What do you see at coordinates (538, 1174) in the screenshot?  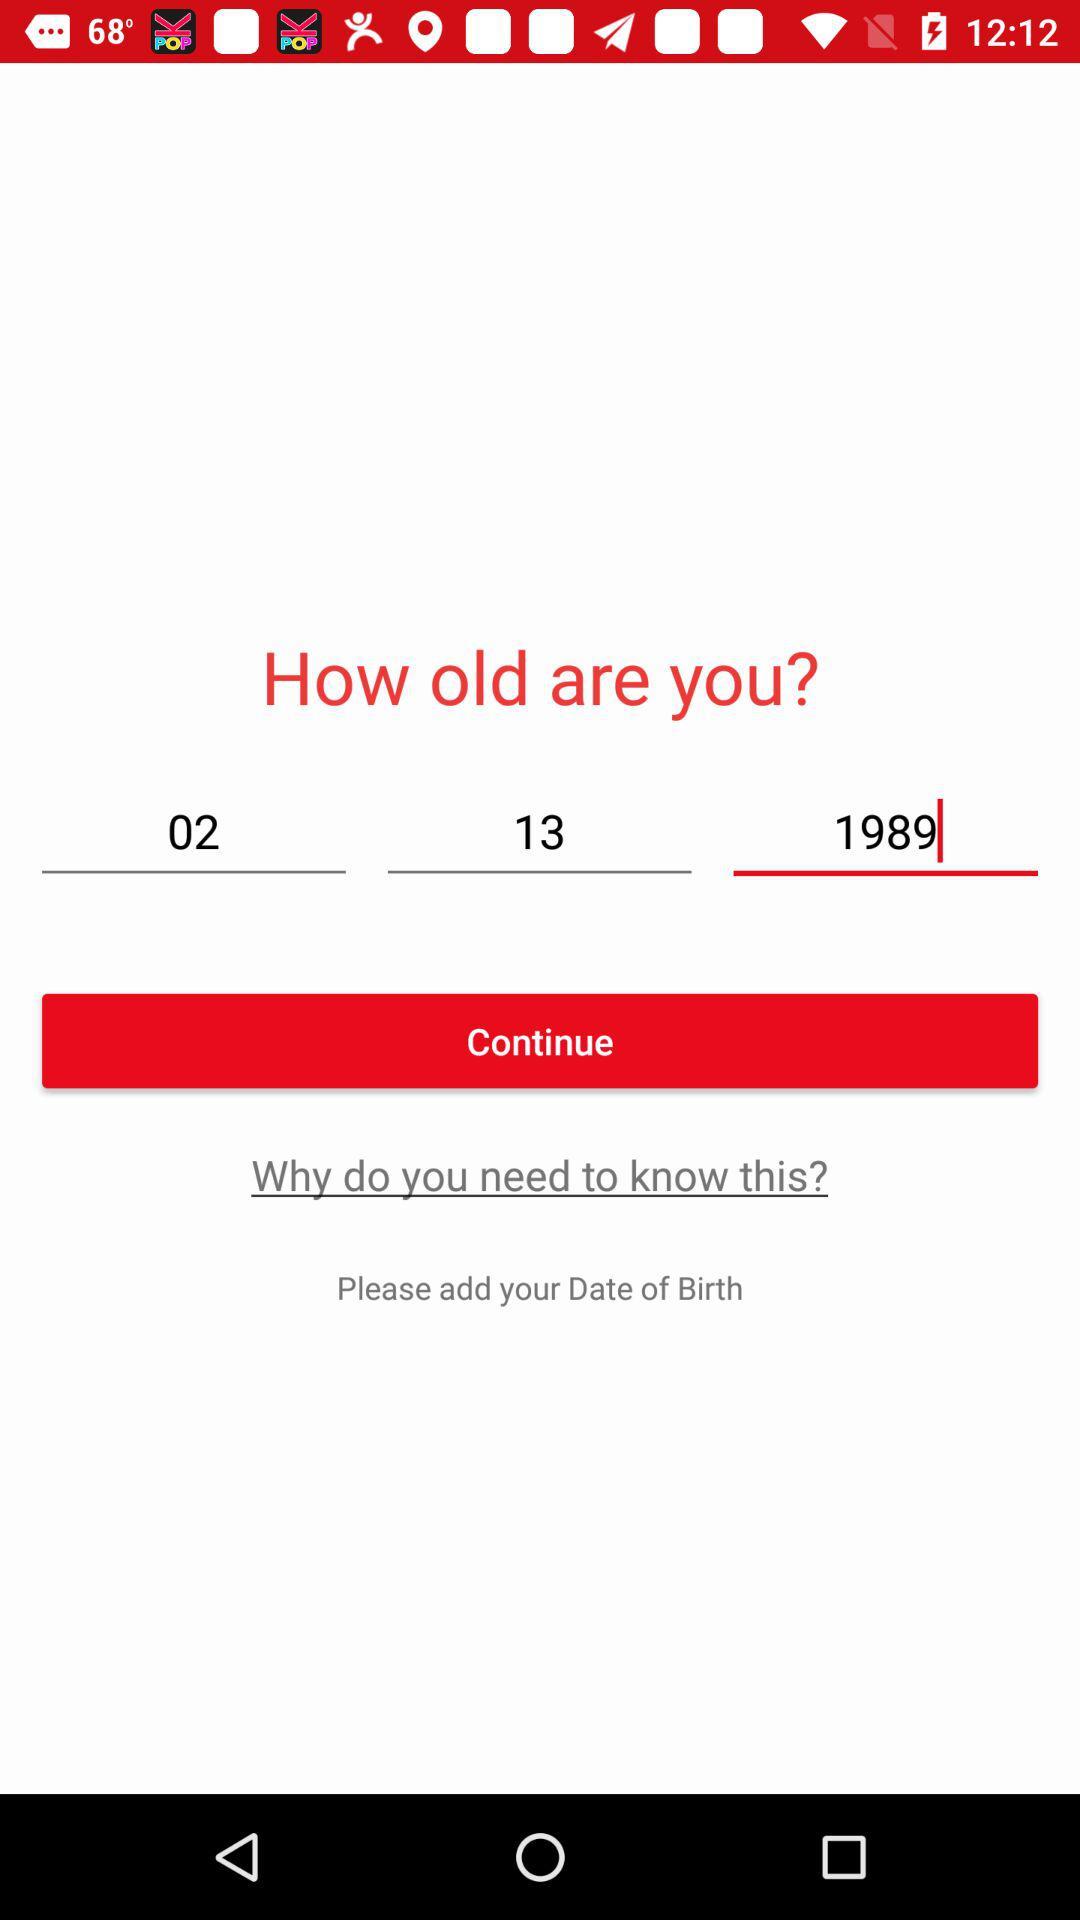 I see `why do you icon` at bounding box center [538, 1174].